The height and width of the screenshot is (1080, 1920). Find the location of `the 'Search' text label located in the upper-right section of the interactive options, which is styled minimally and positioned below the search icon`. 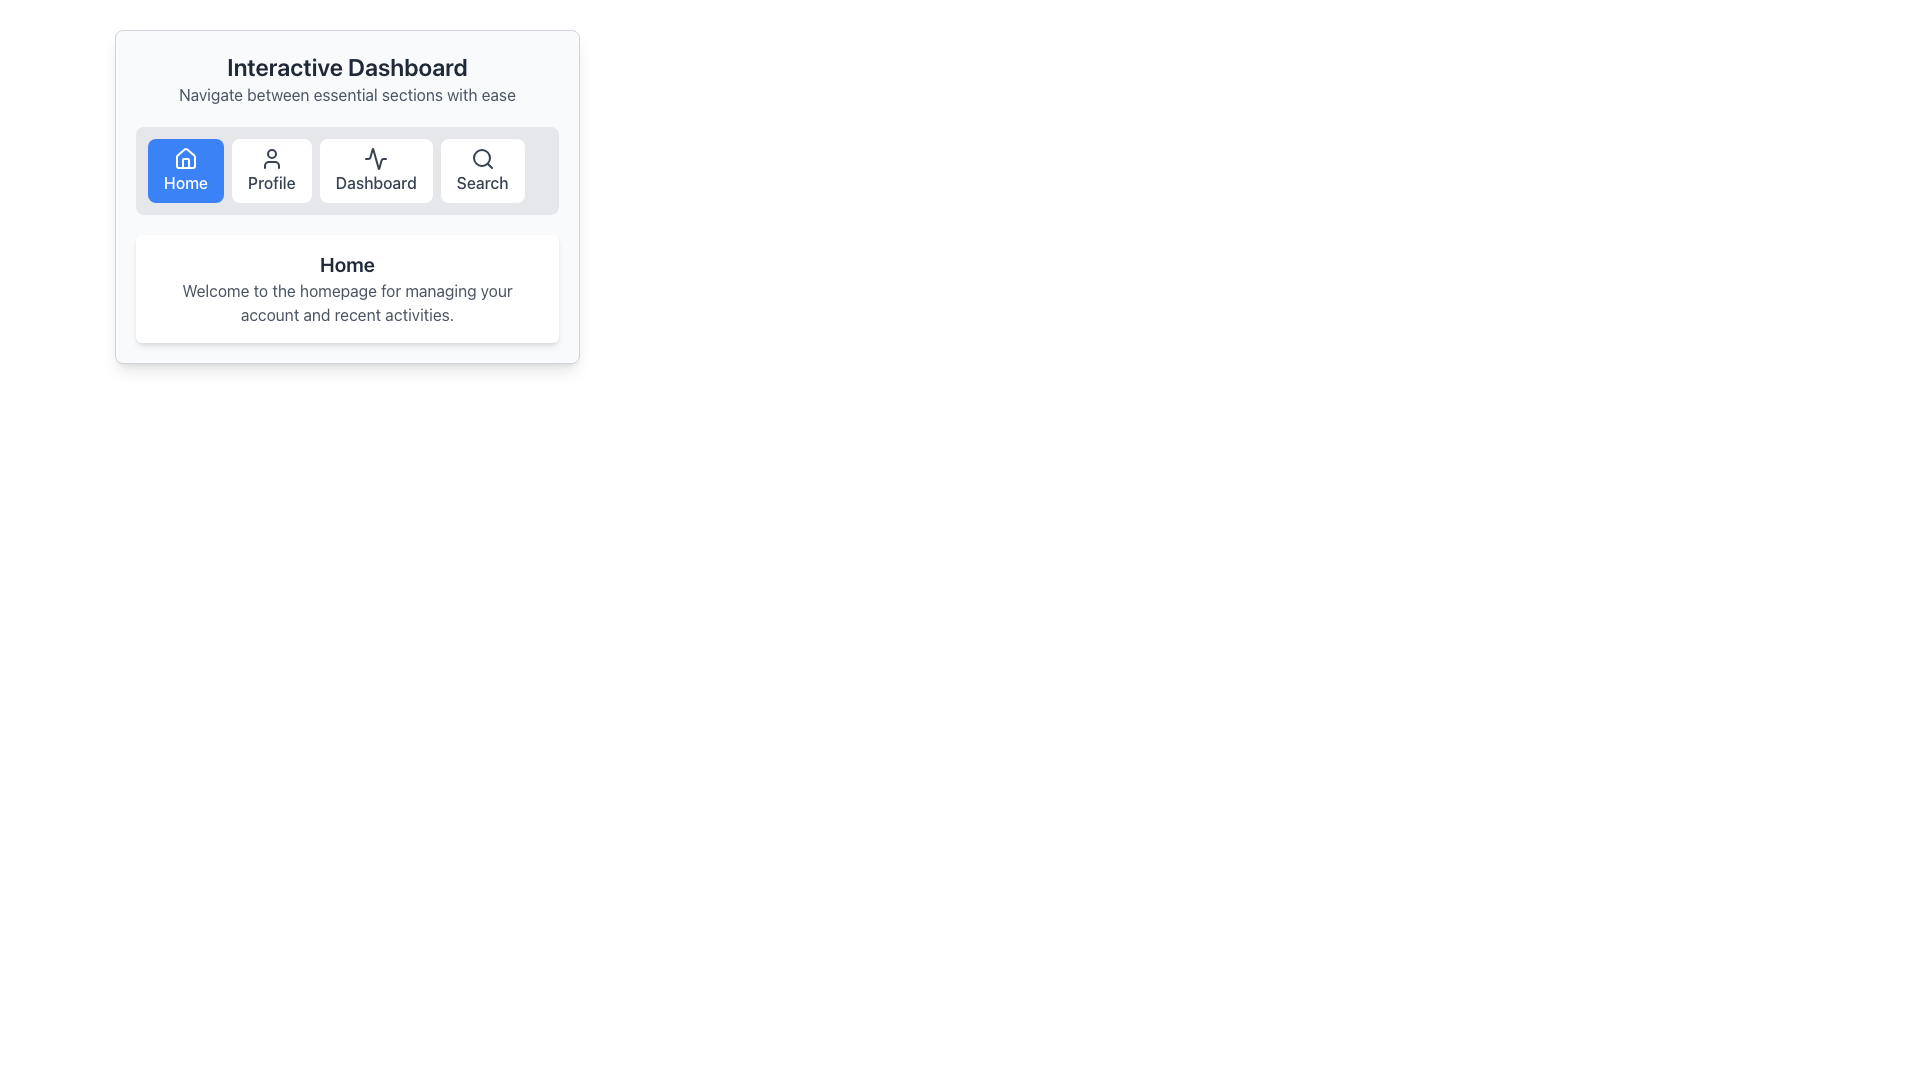

the 'Search' text label located in the upper-right section of the interactive options, which is styled minimally and positioned below the search icon is located at coordinates (482, 182).